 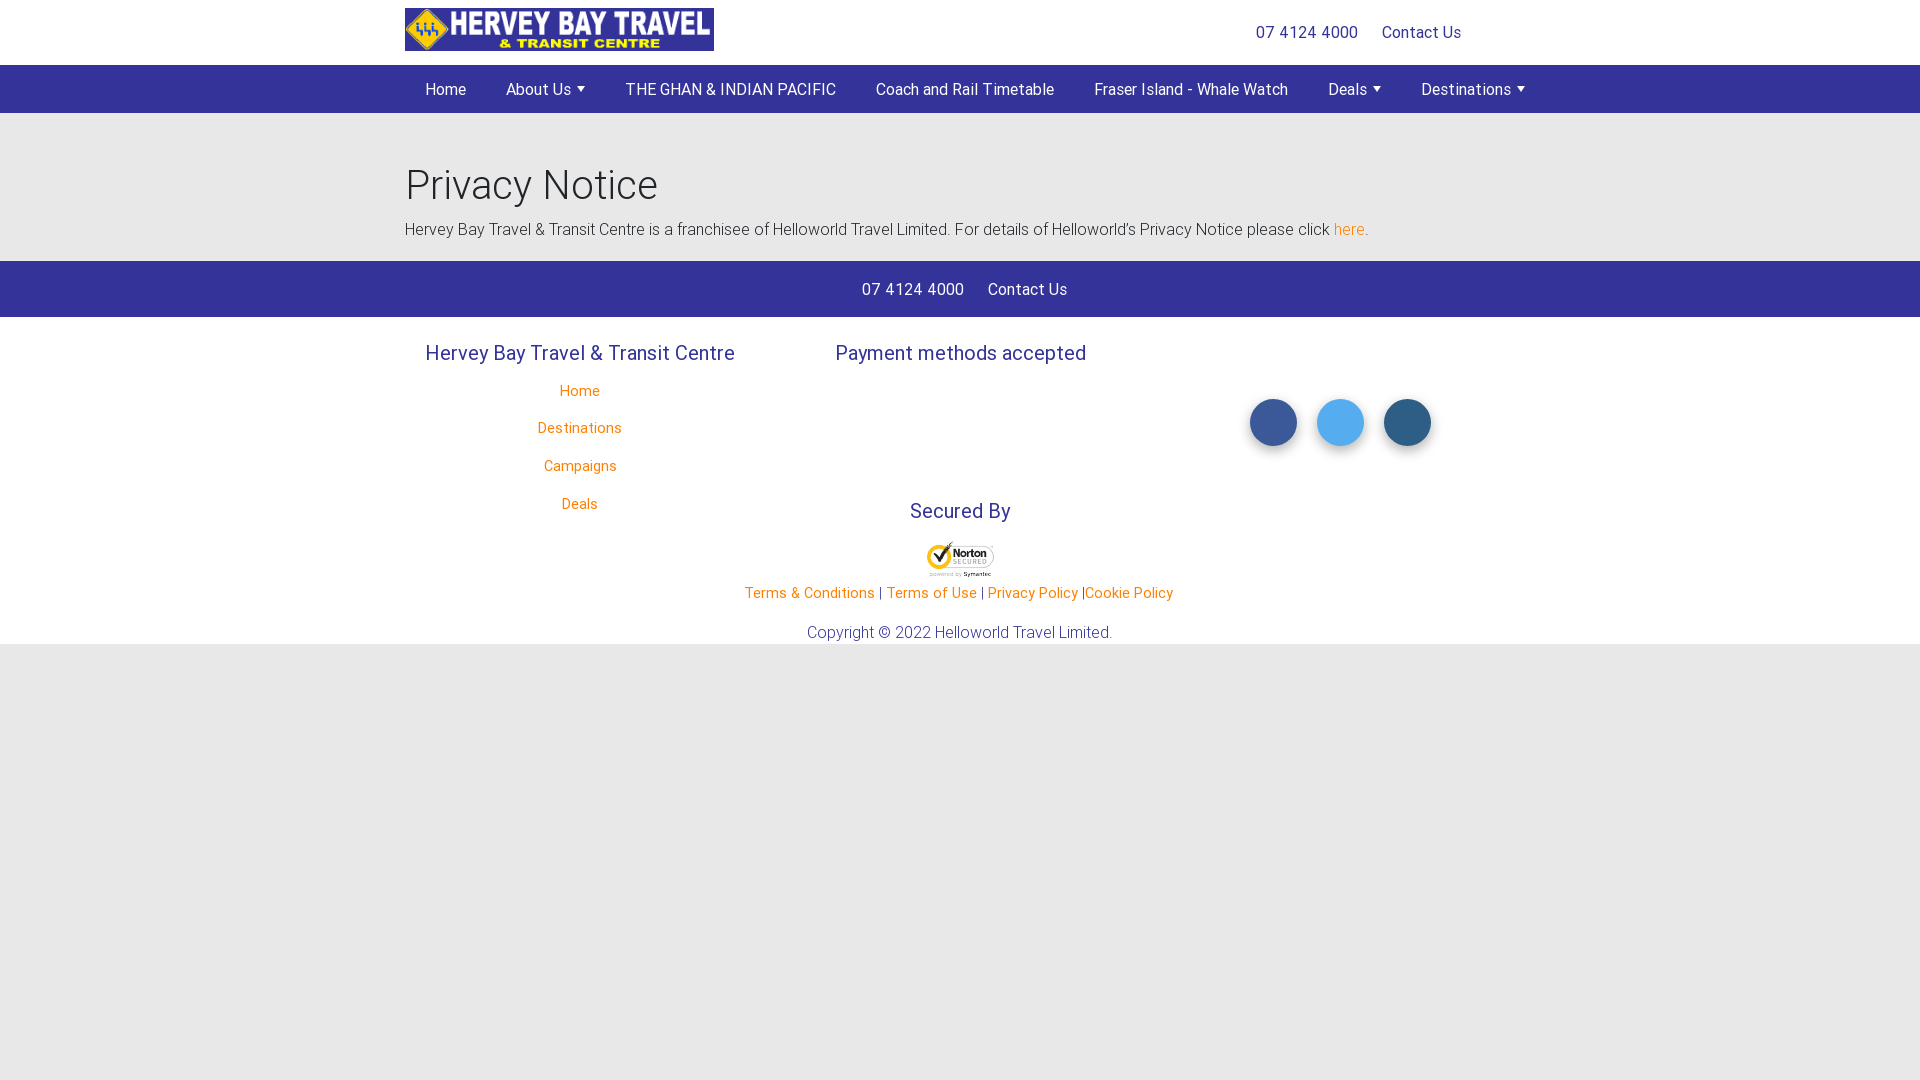 I want to click on 'Coach and Rail Timetable', so click(x=855, y=87).